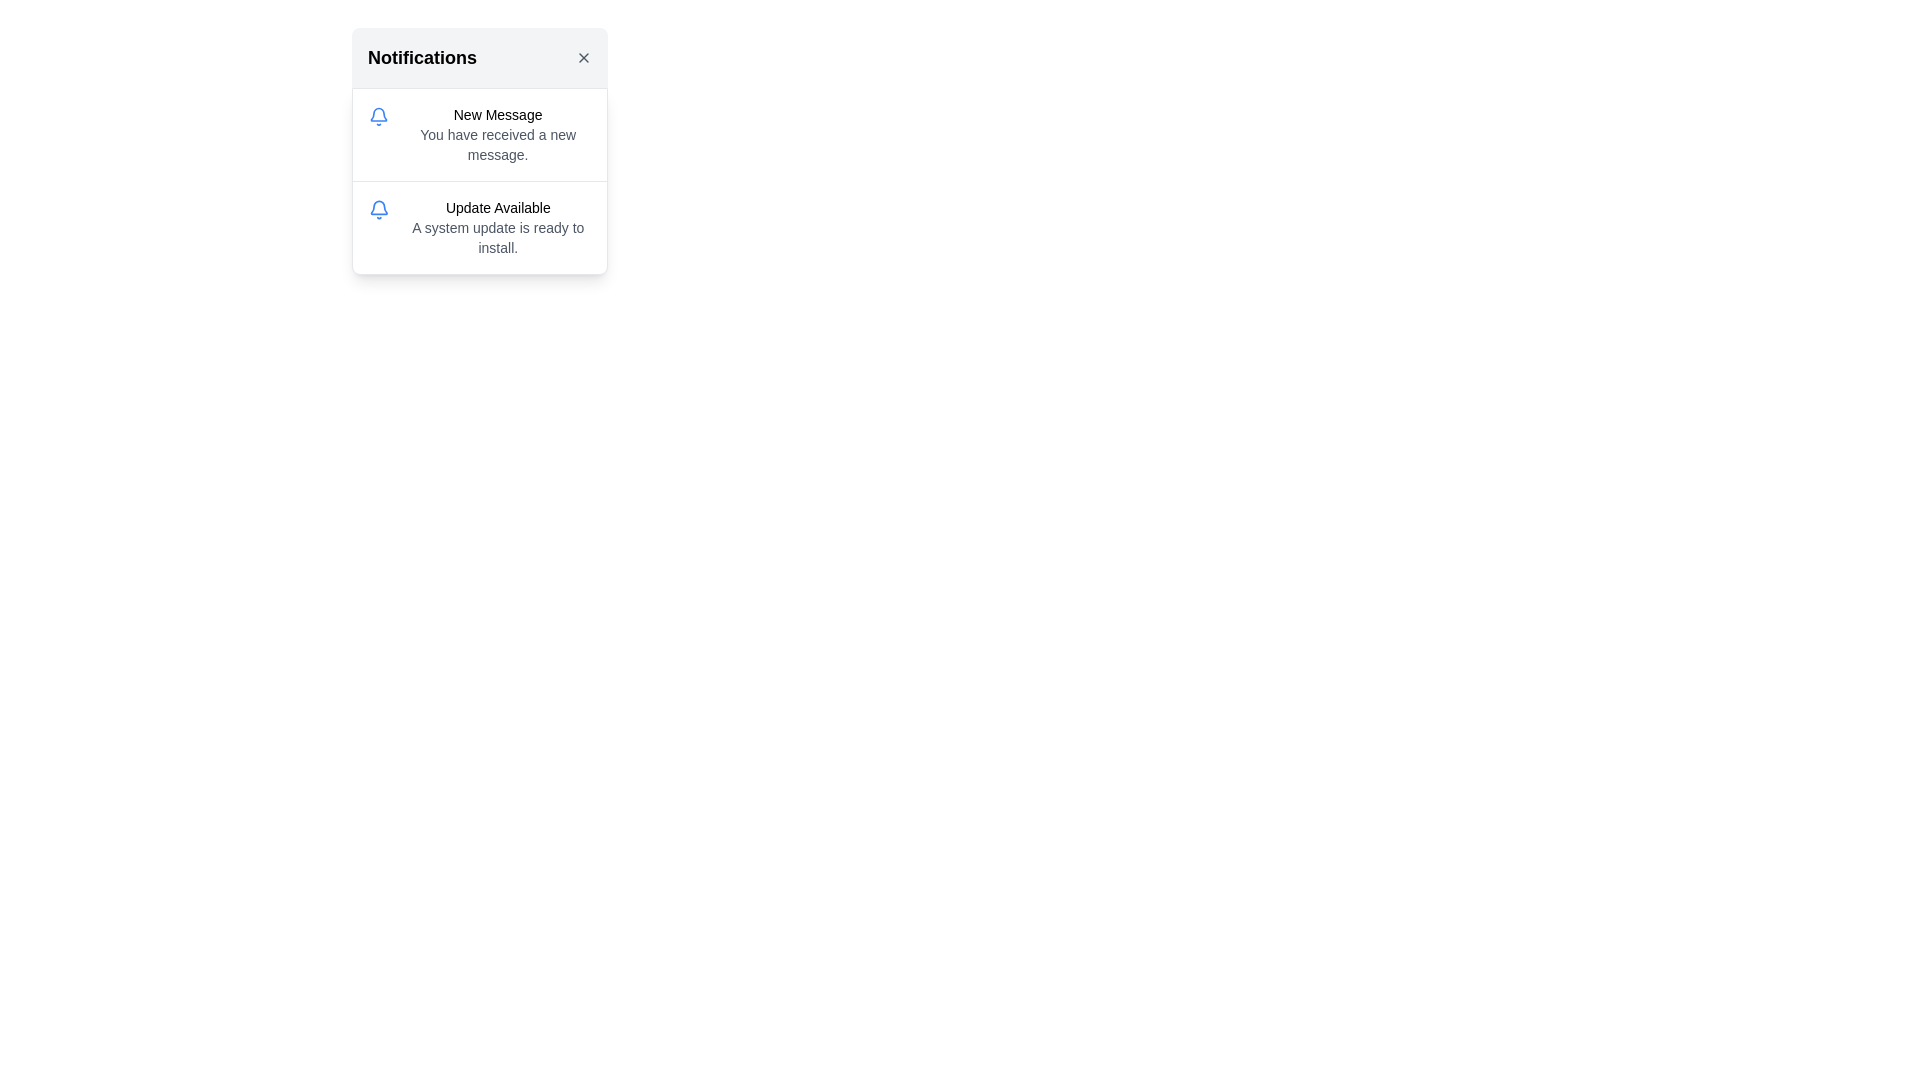 This screenshot has width=1920, height=1080. I want to click on the text label that provides descriptive information about the notification under the header 'New Message' in the notification box, so click(498, 144).